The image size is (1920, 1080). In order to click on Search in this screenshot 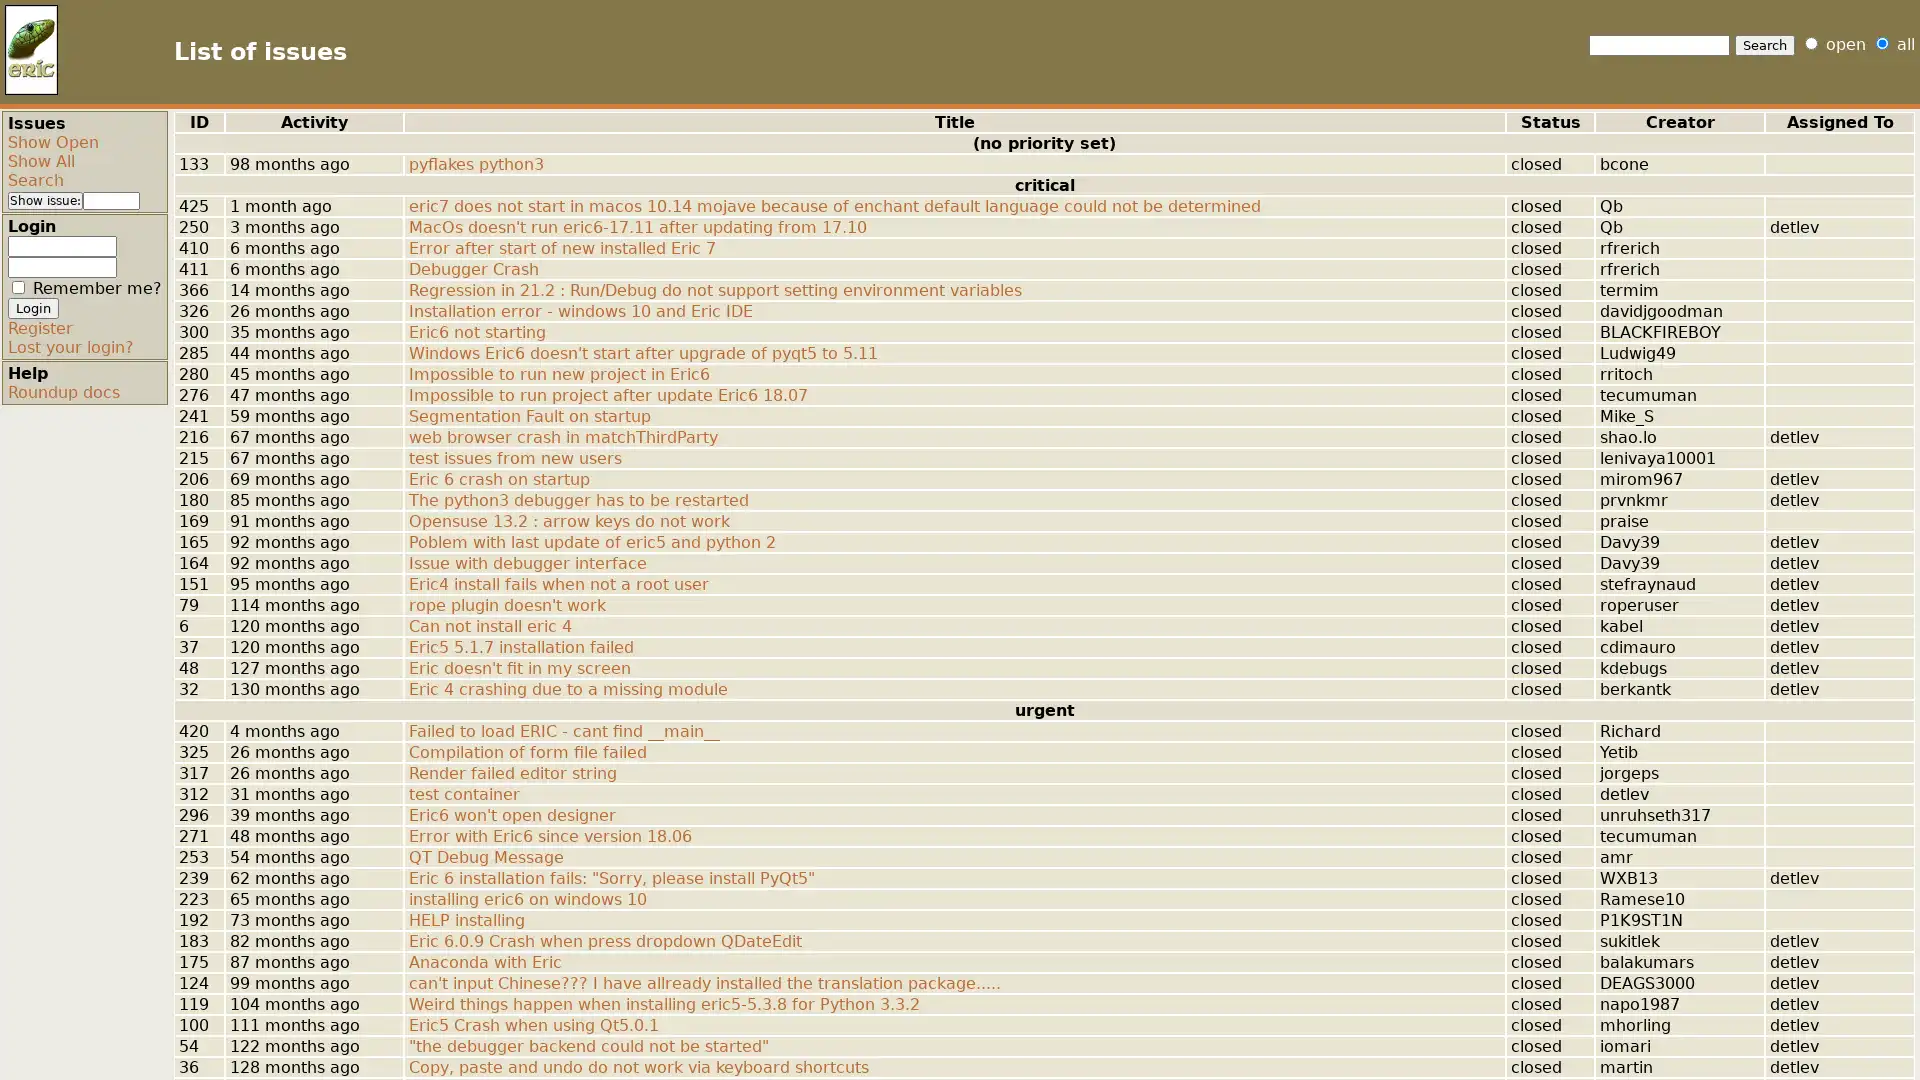, I will do `click(1765, 45)`.